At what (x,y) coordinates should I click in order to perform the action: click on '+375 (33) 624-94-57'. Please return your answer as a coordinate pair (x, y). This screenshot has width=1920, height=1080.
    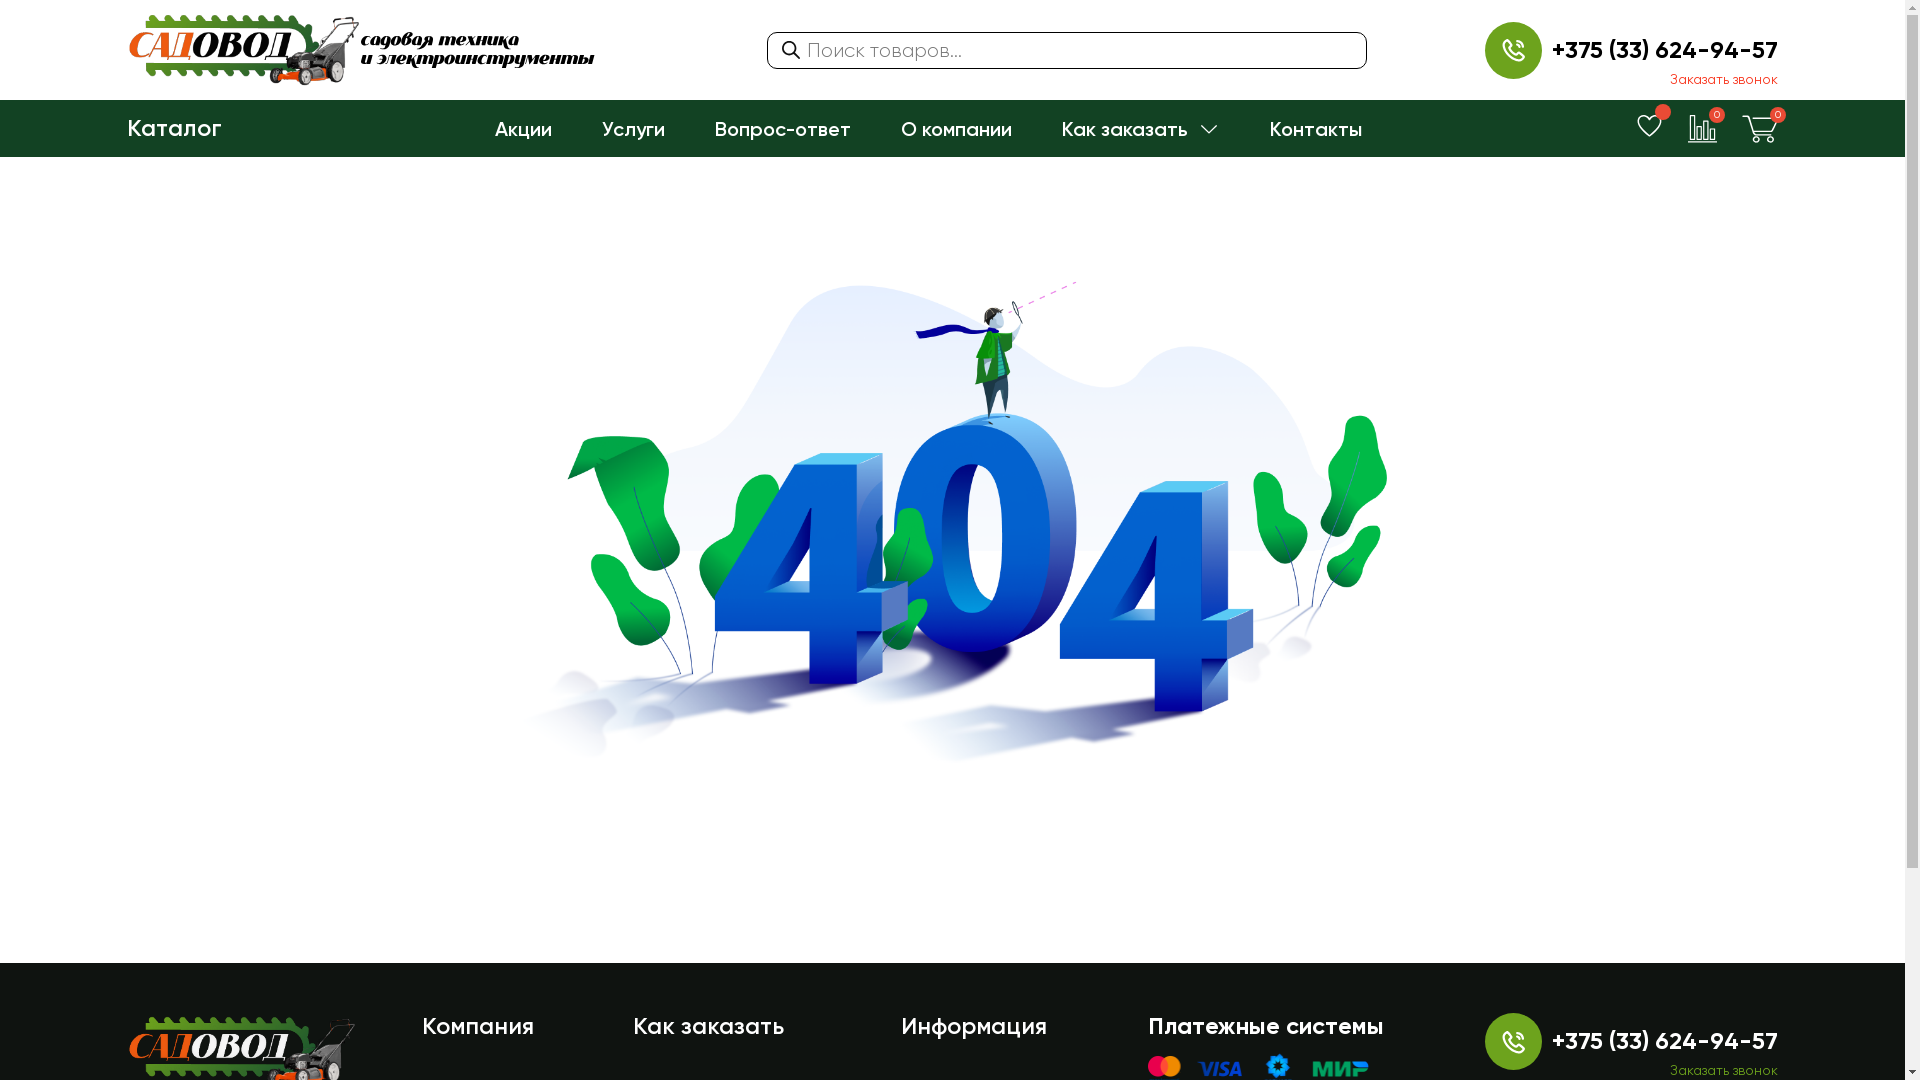
    Looking at the image, I should click on (1550, 49).